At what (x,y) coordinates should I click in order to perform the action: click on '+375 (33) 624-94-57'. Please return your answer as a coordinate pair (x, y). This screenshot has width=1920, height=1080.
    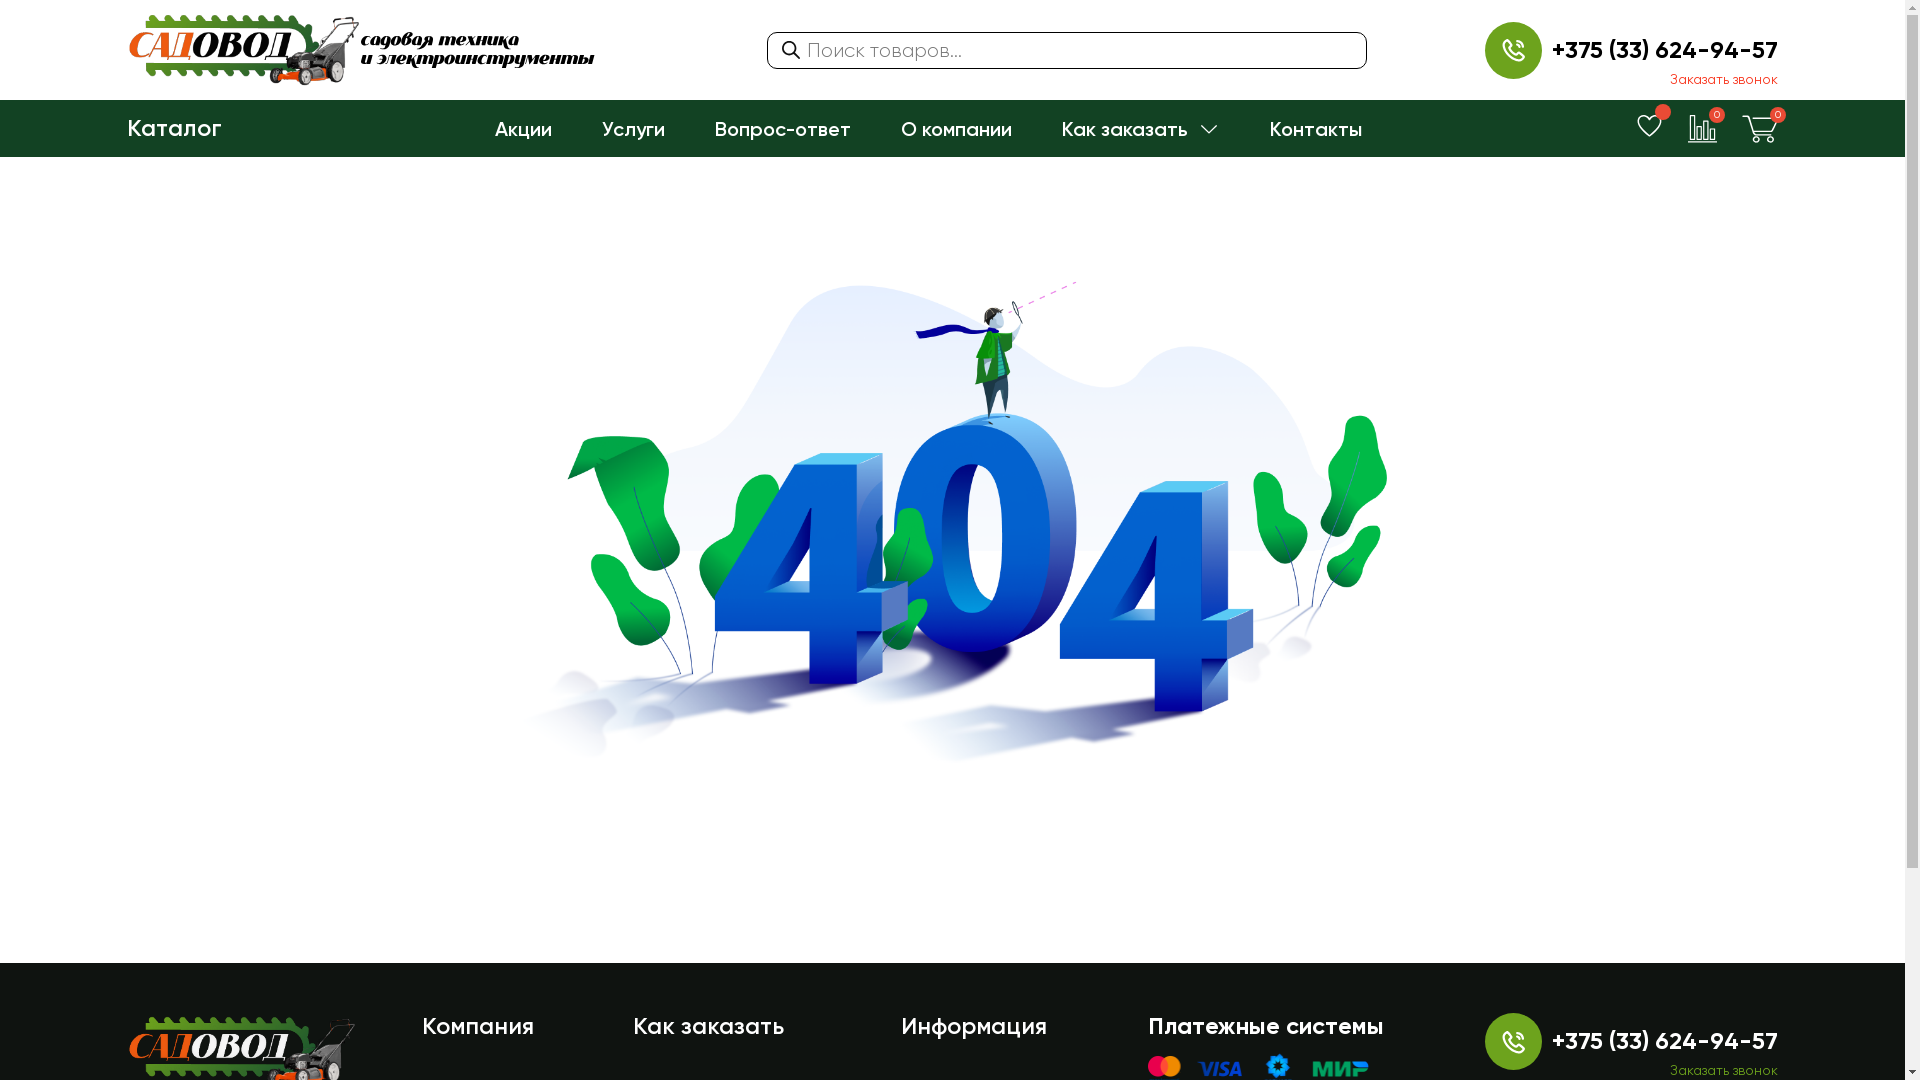
    Looking at the image, I should click on (1550, 49).